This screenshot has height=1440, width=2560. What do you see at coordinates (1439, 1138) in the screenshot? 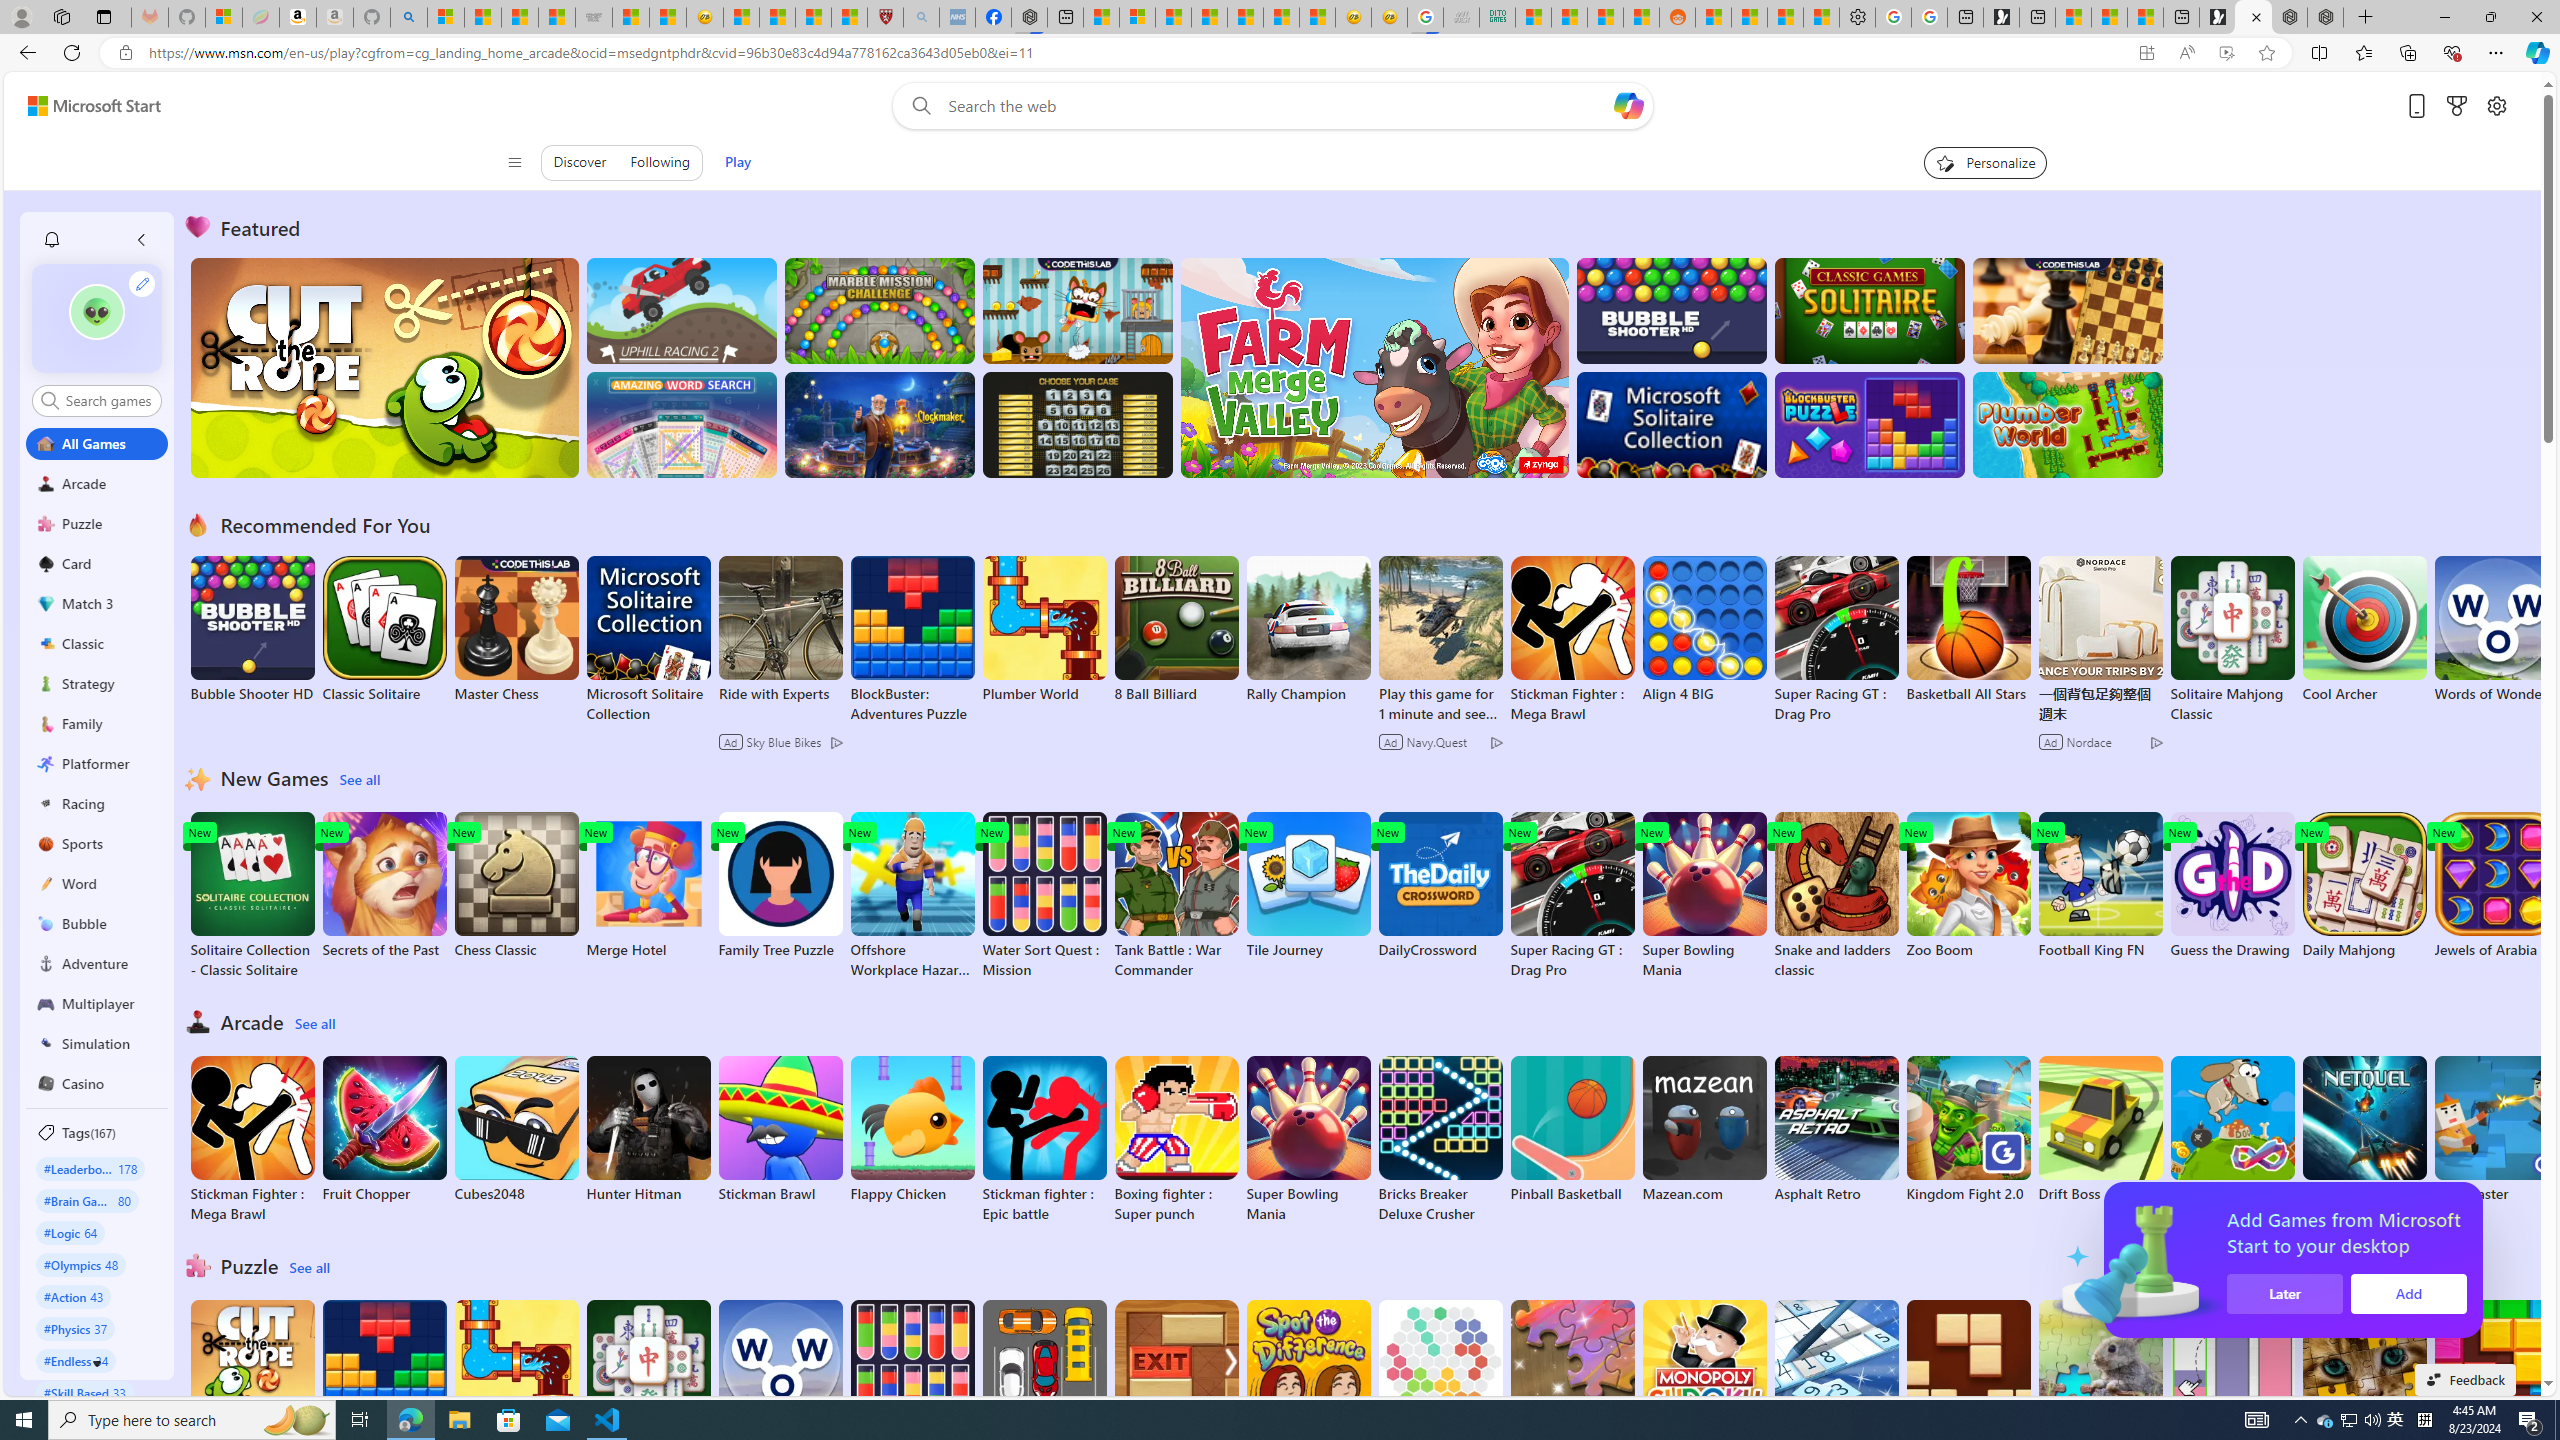
I see `'Bricks Breaker Deluxe Crusher'` at bounding box center [1439, 1138].